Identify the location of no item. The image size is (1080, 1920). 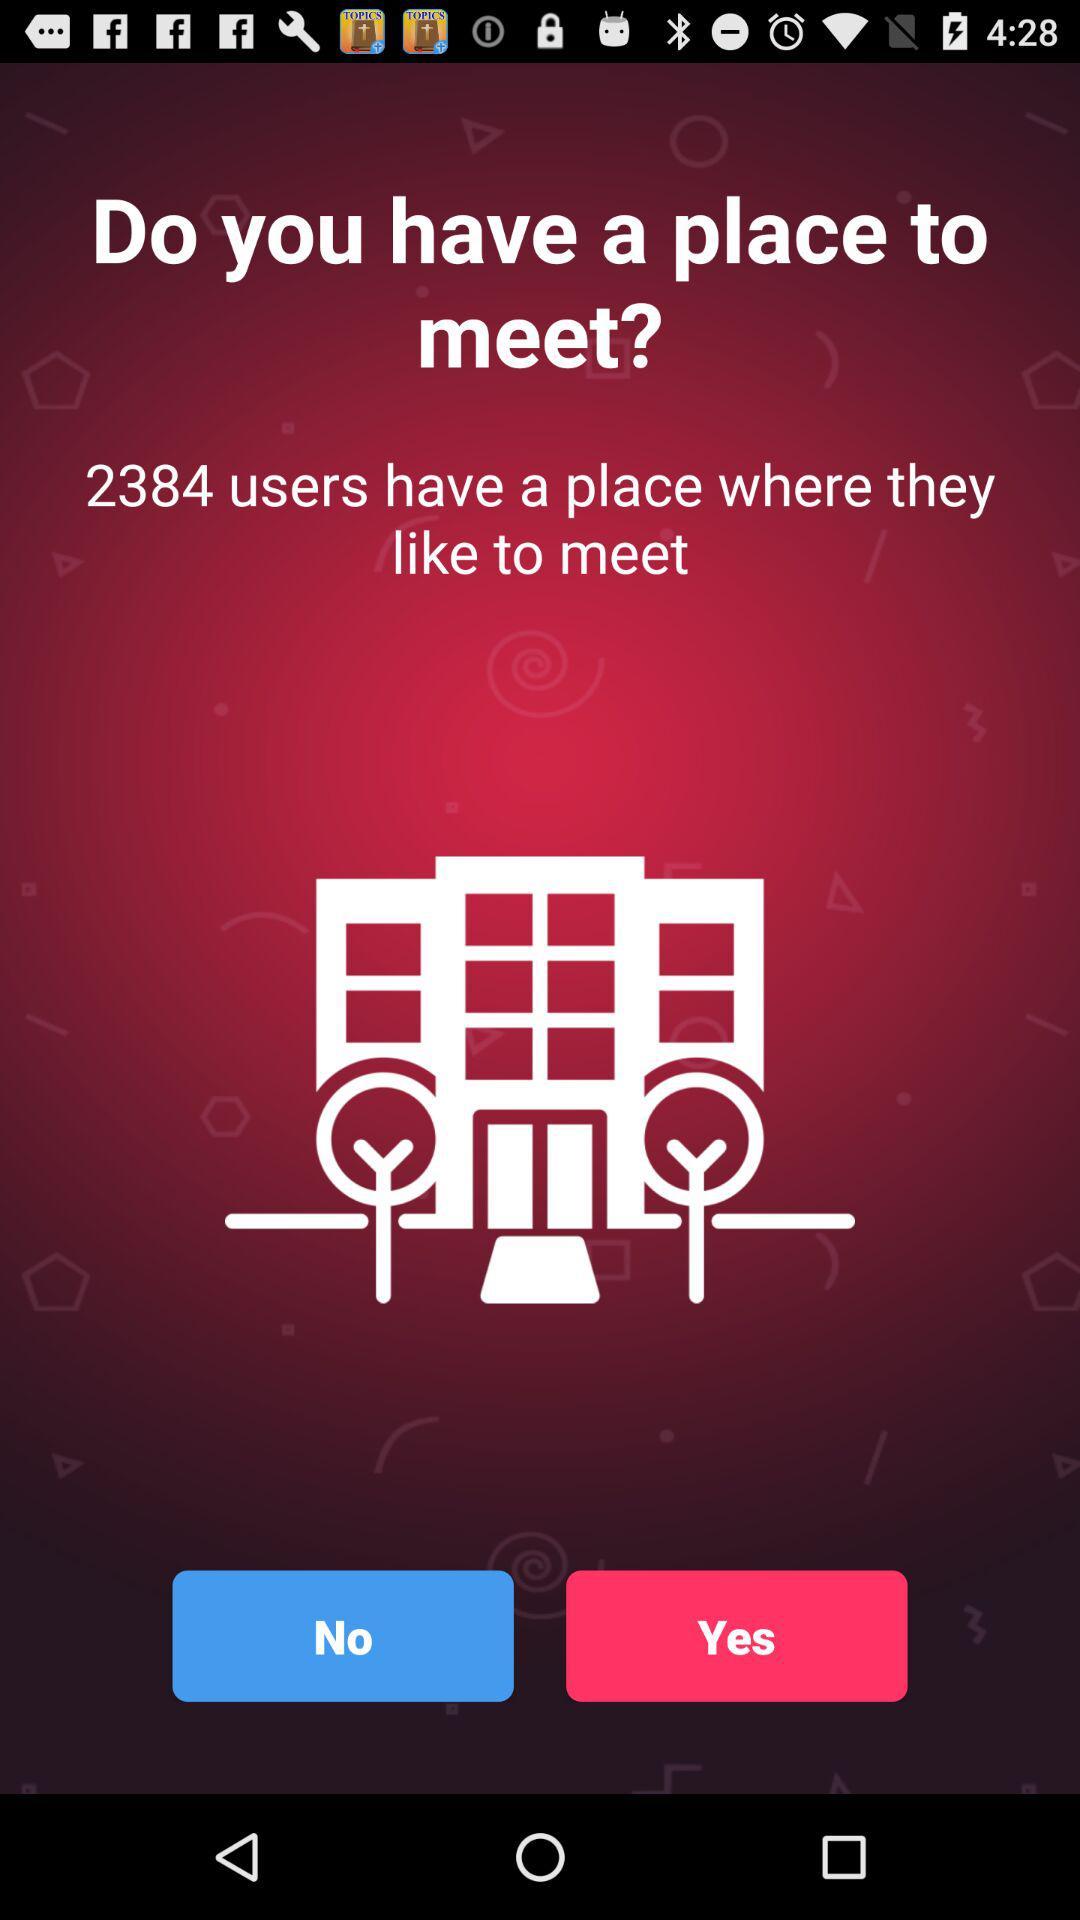
(342, 1636).